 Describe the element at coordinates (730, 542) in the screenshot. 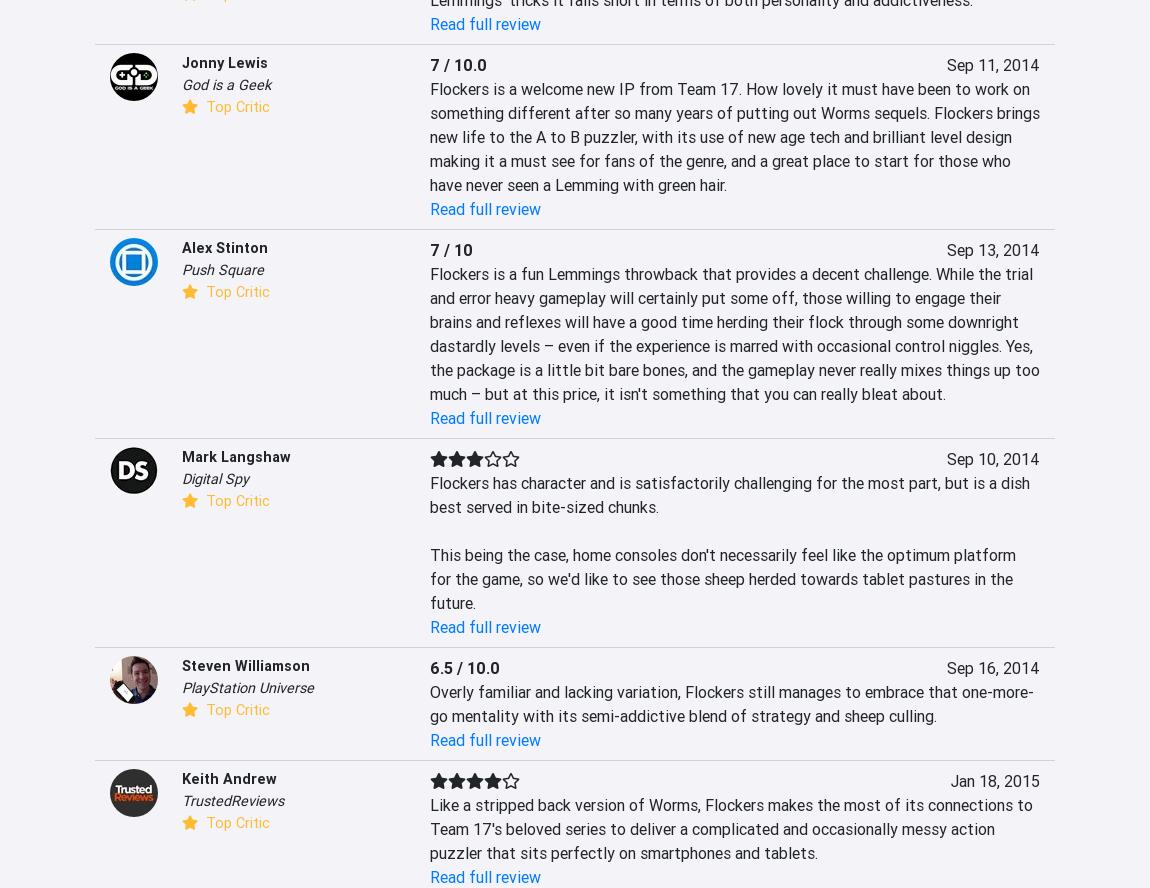

I see `'Flockers has character and is satisfactorily challenging for the most part, but is a dish best served in bite-sized chunks.

This being the case, home consoles don't necessarily feel like the optimum platform for the game, so we'd like to see those sheep herded towards tablet pastures in the future.'` at that location.